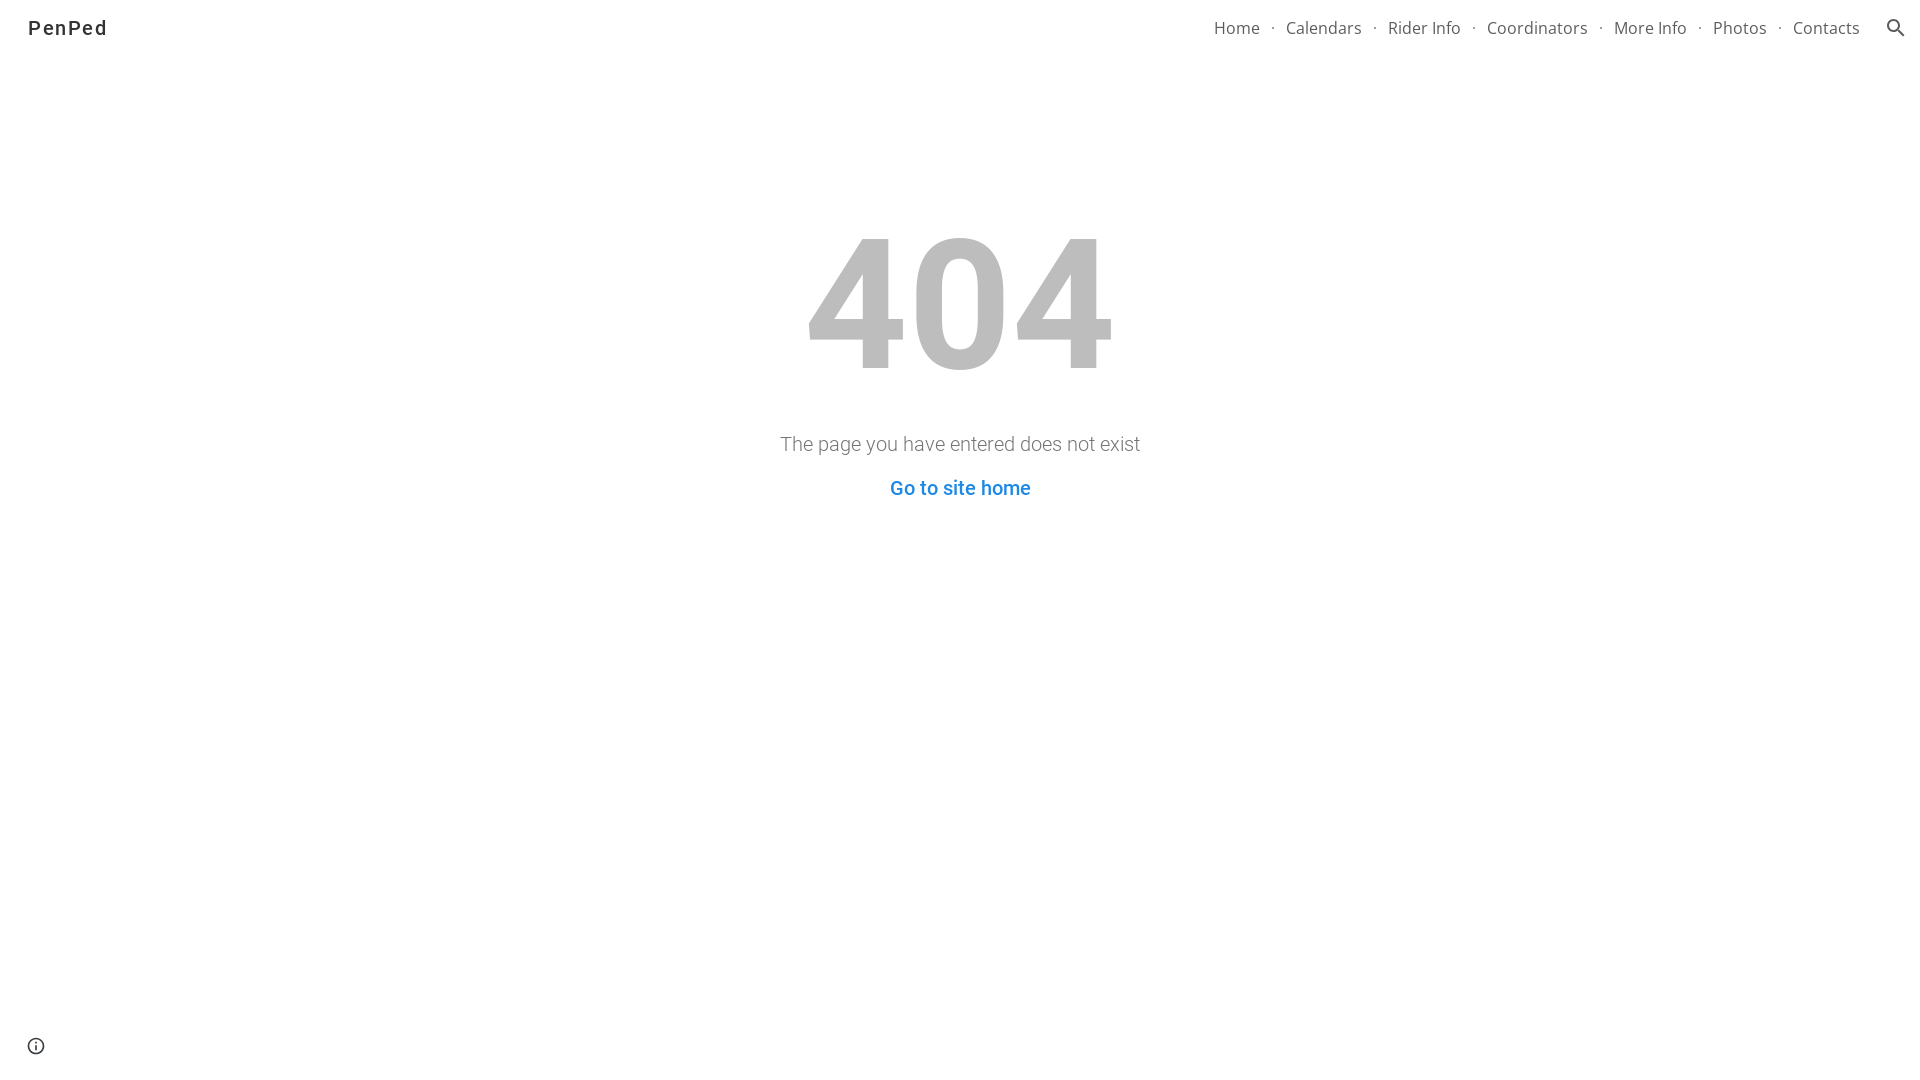 The image size is (1920, 1080). What do you see at coordinates (67, 26) in the screenshot?
I see `'PenPed'` at bounding box center [67, 26].